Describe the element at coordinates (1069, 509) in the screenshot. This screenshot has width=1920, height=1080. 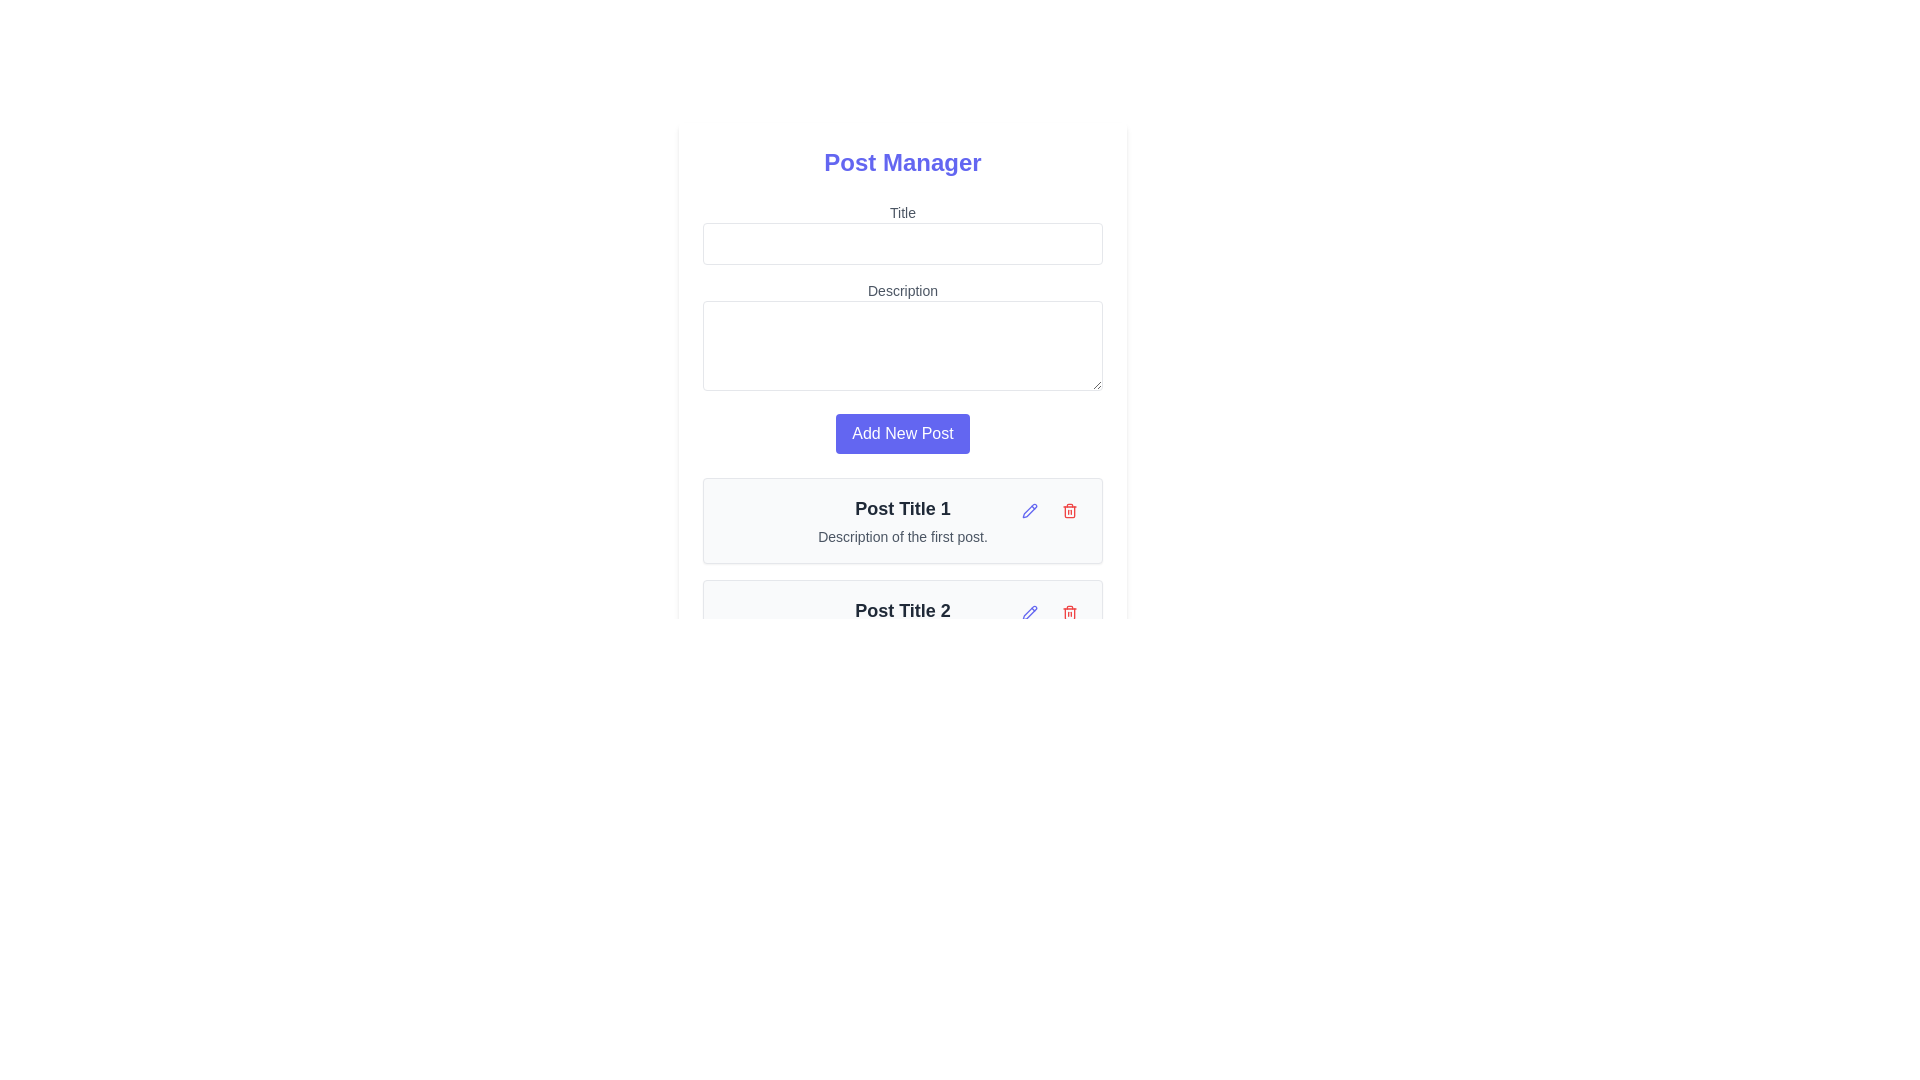
I see `the delete button represented by a trash icon, which is the second control icon aligned to the right of 'Post Title 1', following a pencil icon` at that location.